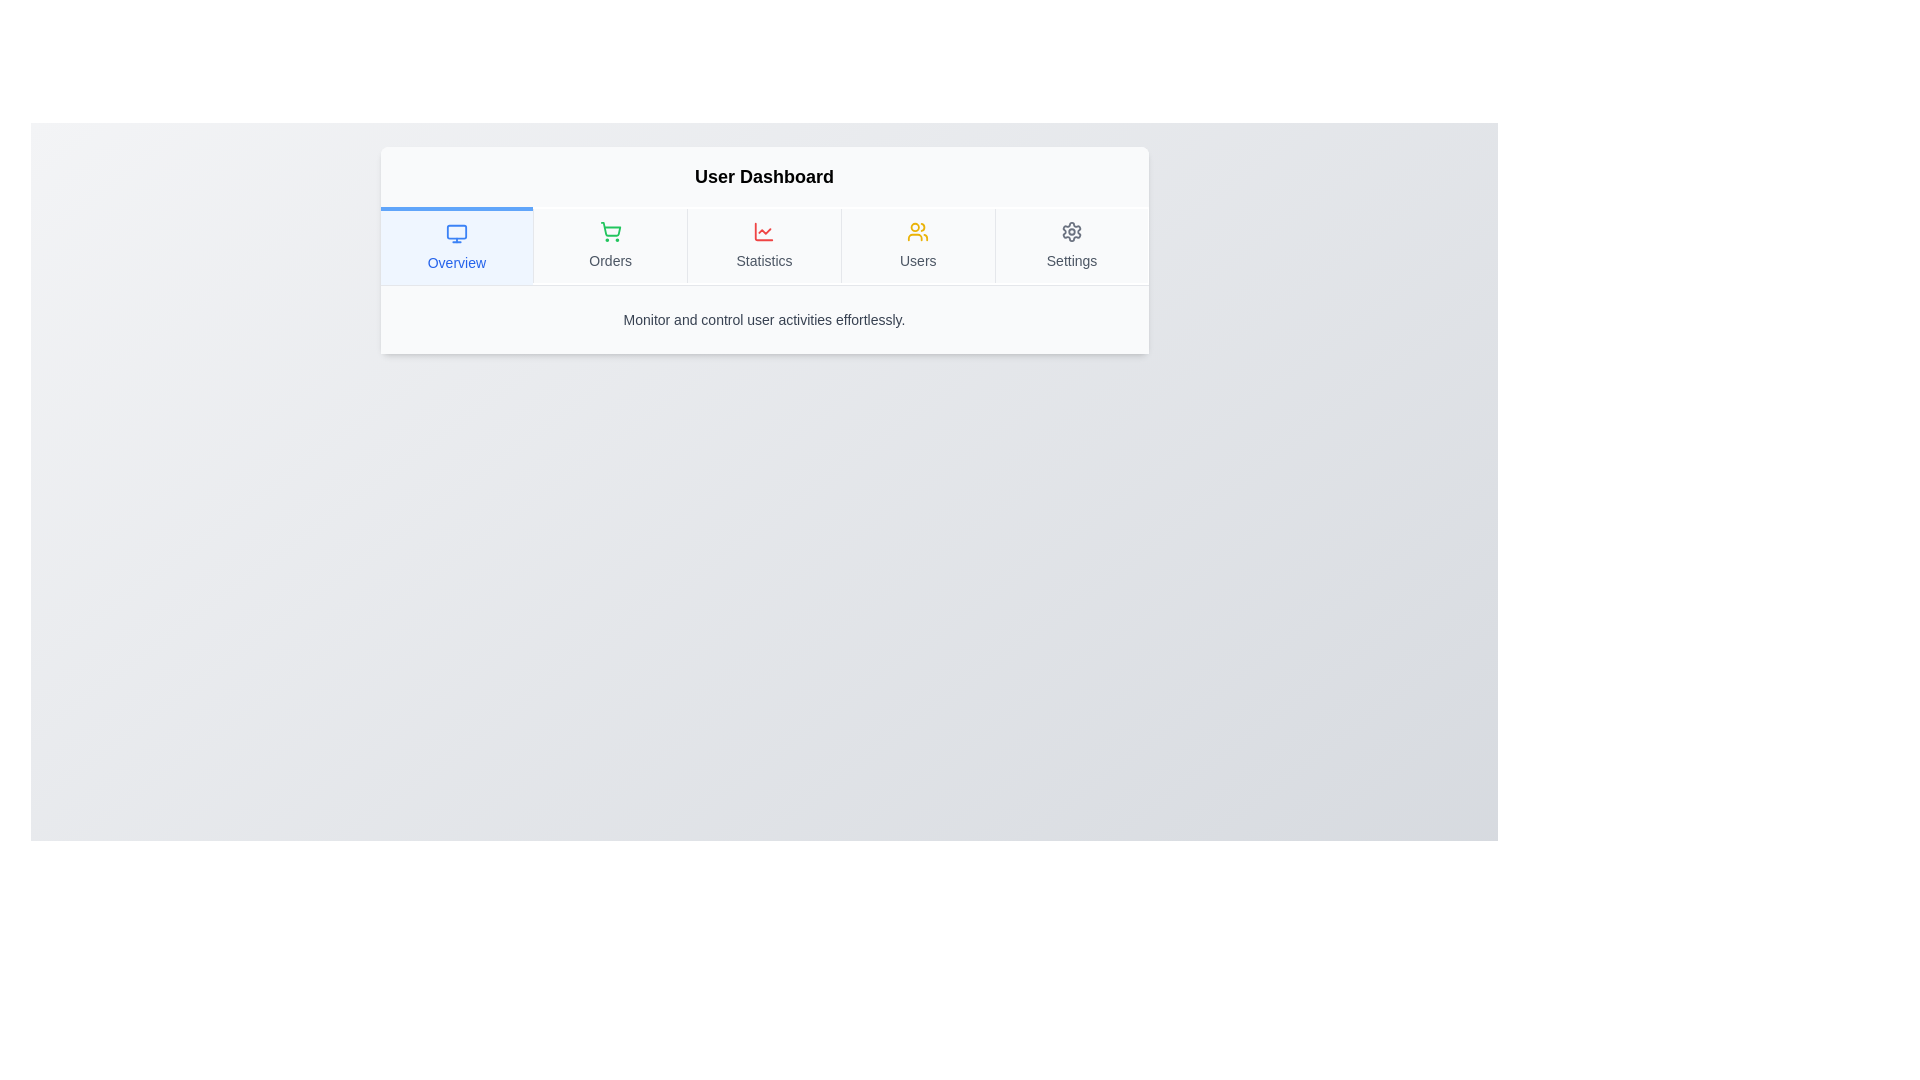  Describe the element at coordinates (763, 249) in the screenshot. I see `the 'Statistics' navigation link, which is the third item in the horizontal navigation bar below 'User Dashboard', positioned between 'Orders' and 'Users'` at that location.